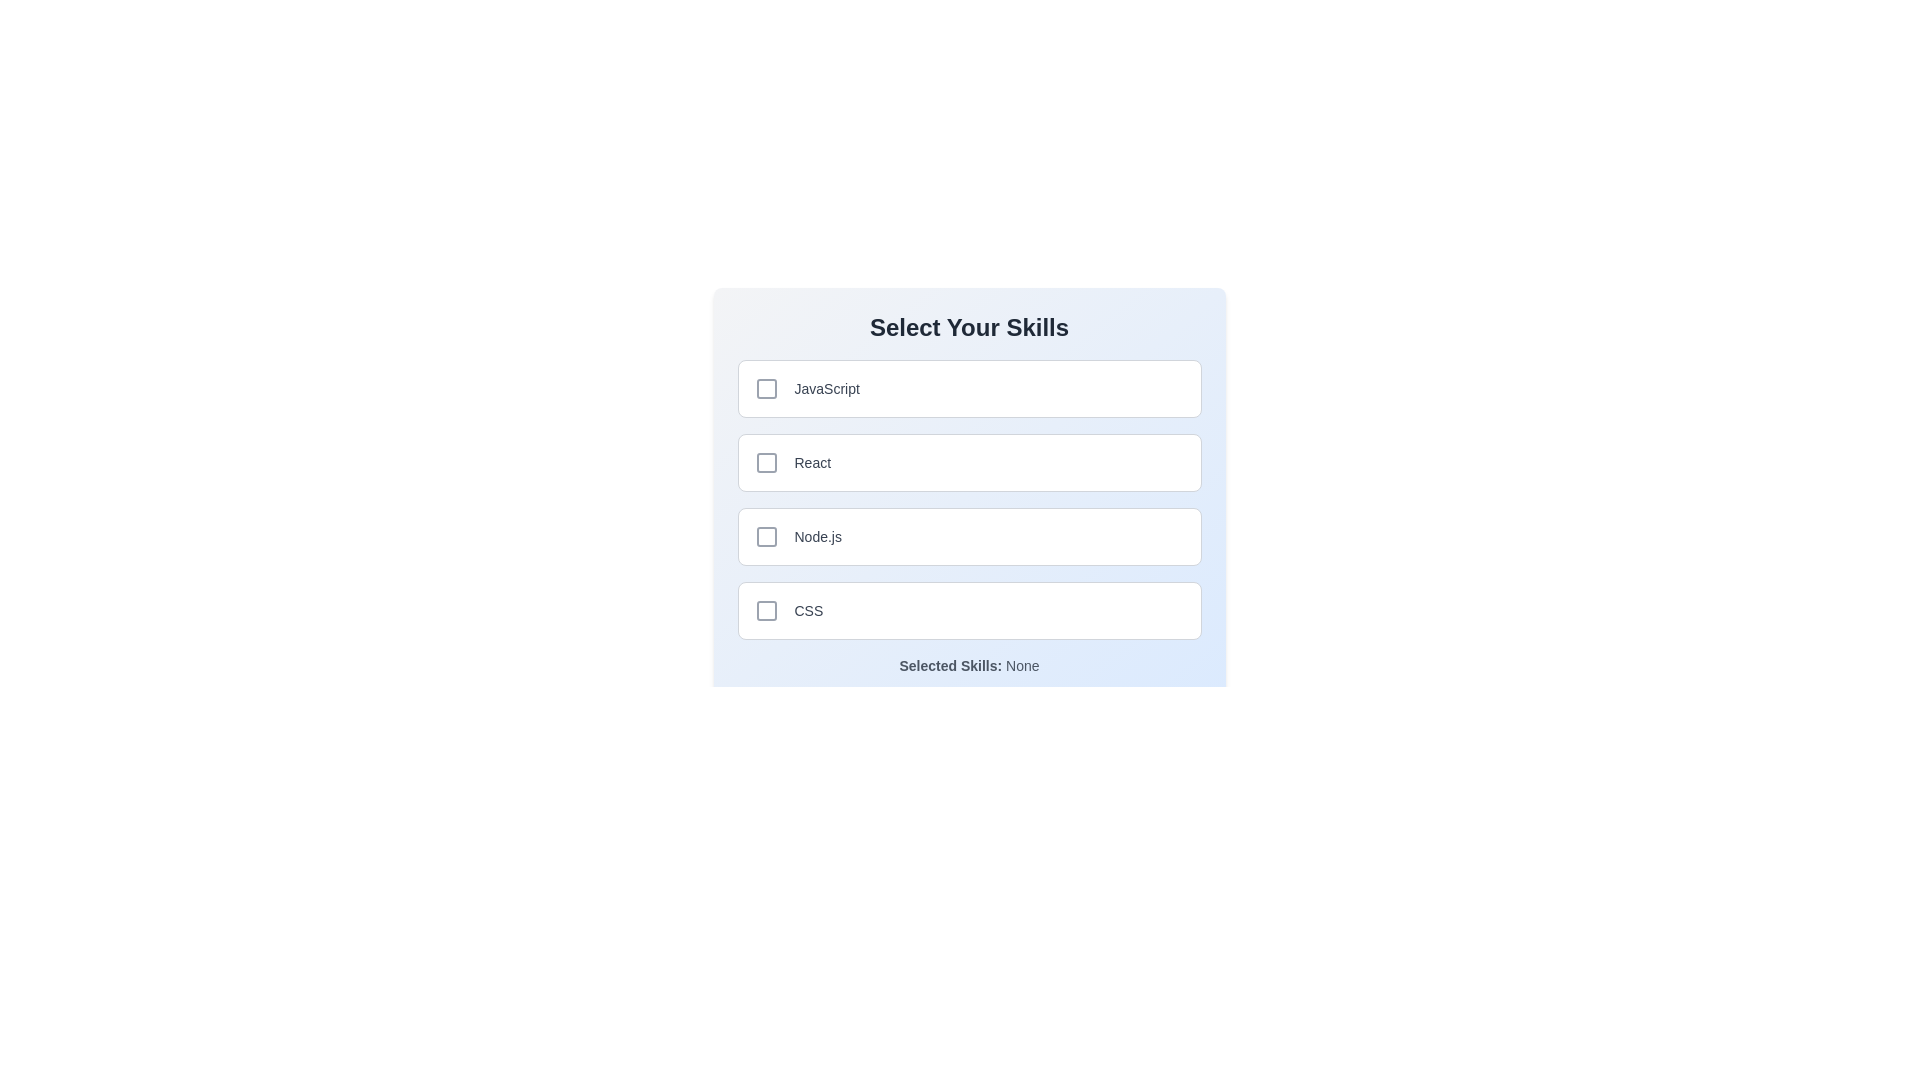 This screenshot has height=1080, width=1920. I want to click on the checkbox for the 'React' skill in the skill selection list, which is positioned in the second row and is centered left of its label, so click(765, 462).